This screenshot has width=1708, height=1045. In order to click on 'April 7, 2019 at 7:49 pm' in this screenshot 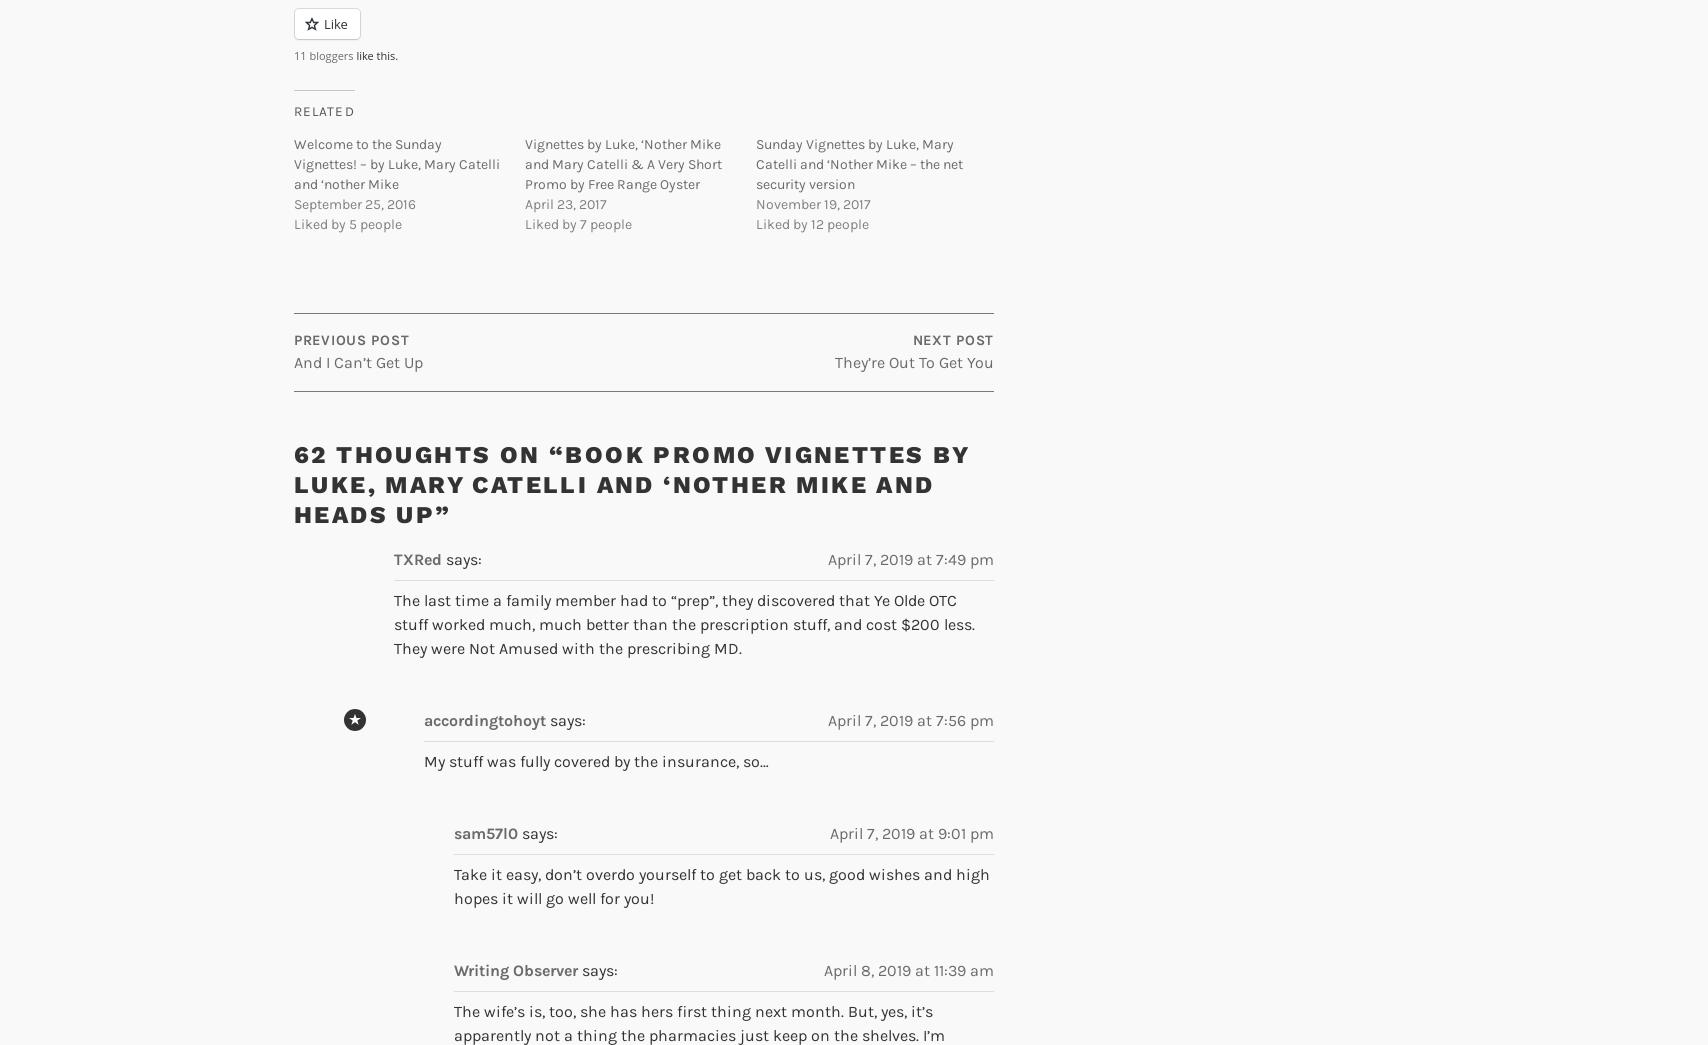, I will do `click(911, 559)`.